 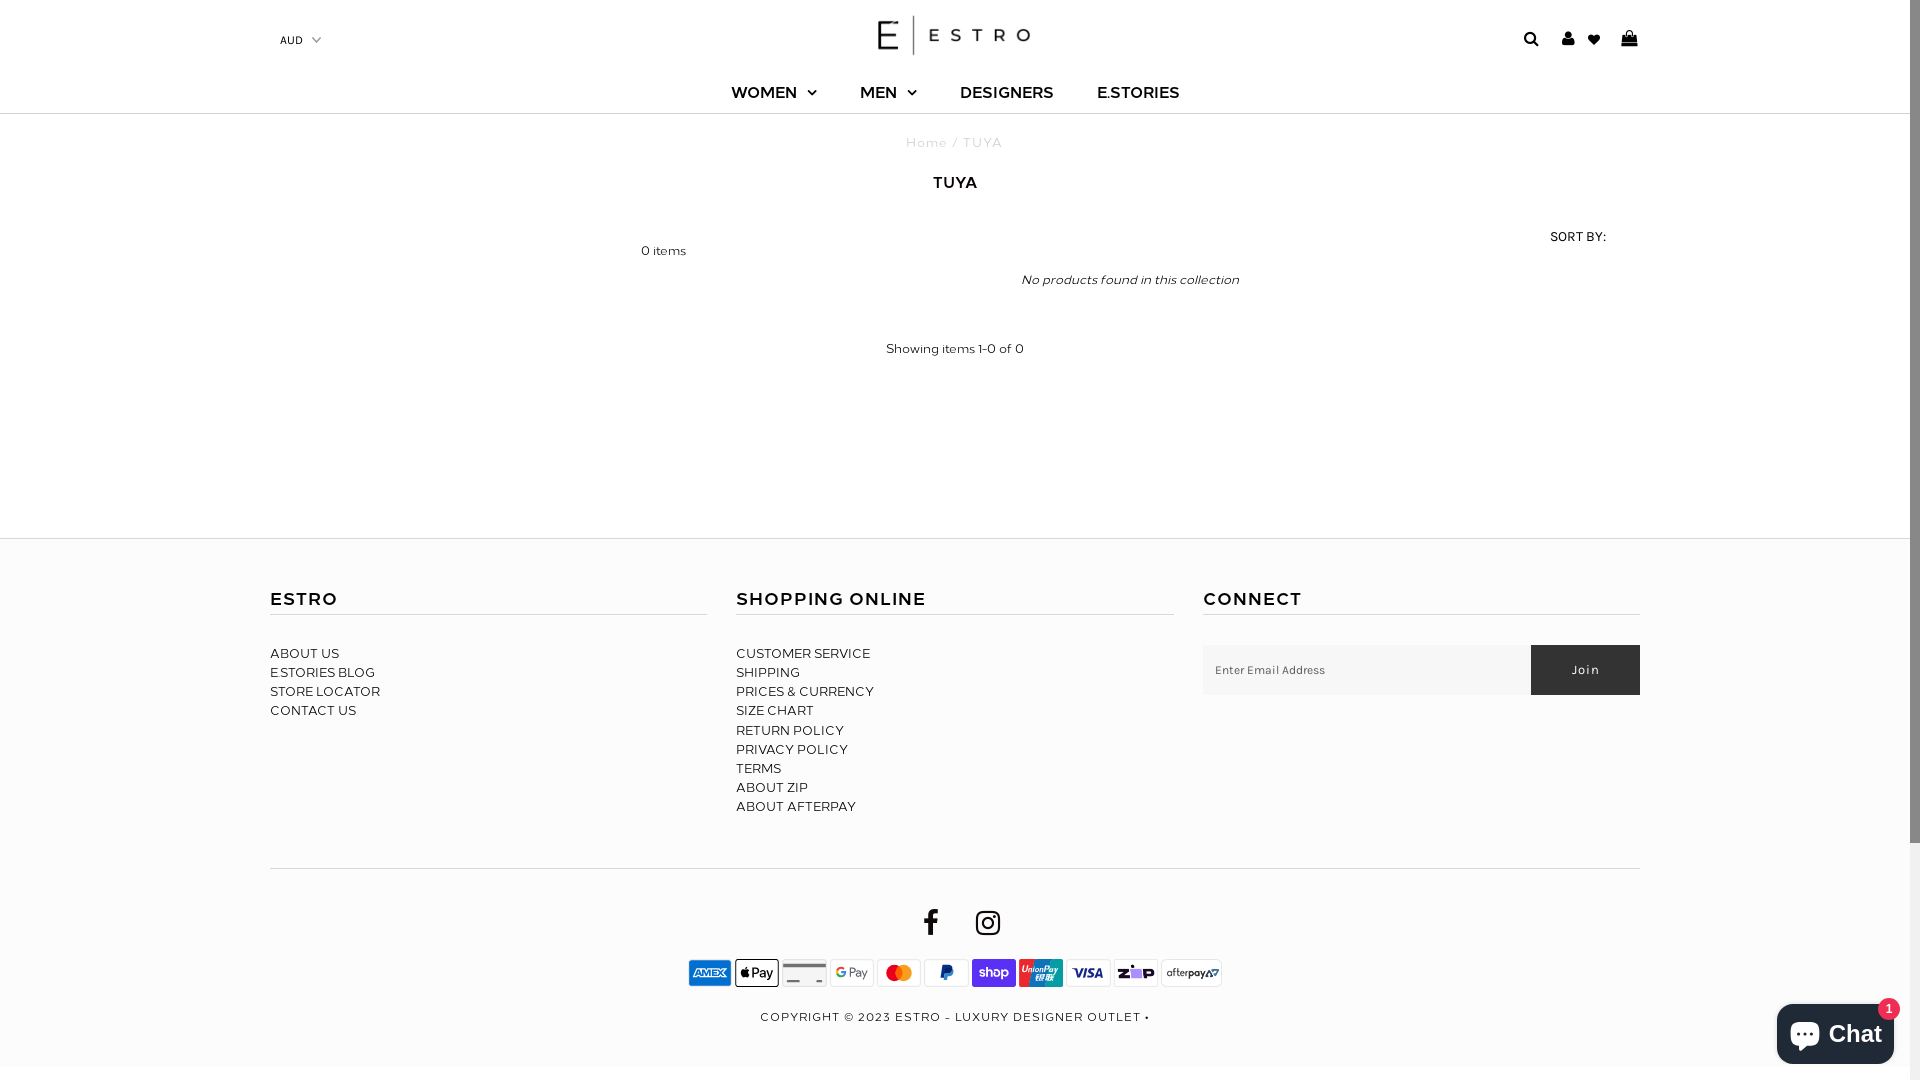 I want to click on 'E.STORIES', so click(x=1137, y=92).